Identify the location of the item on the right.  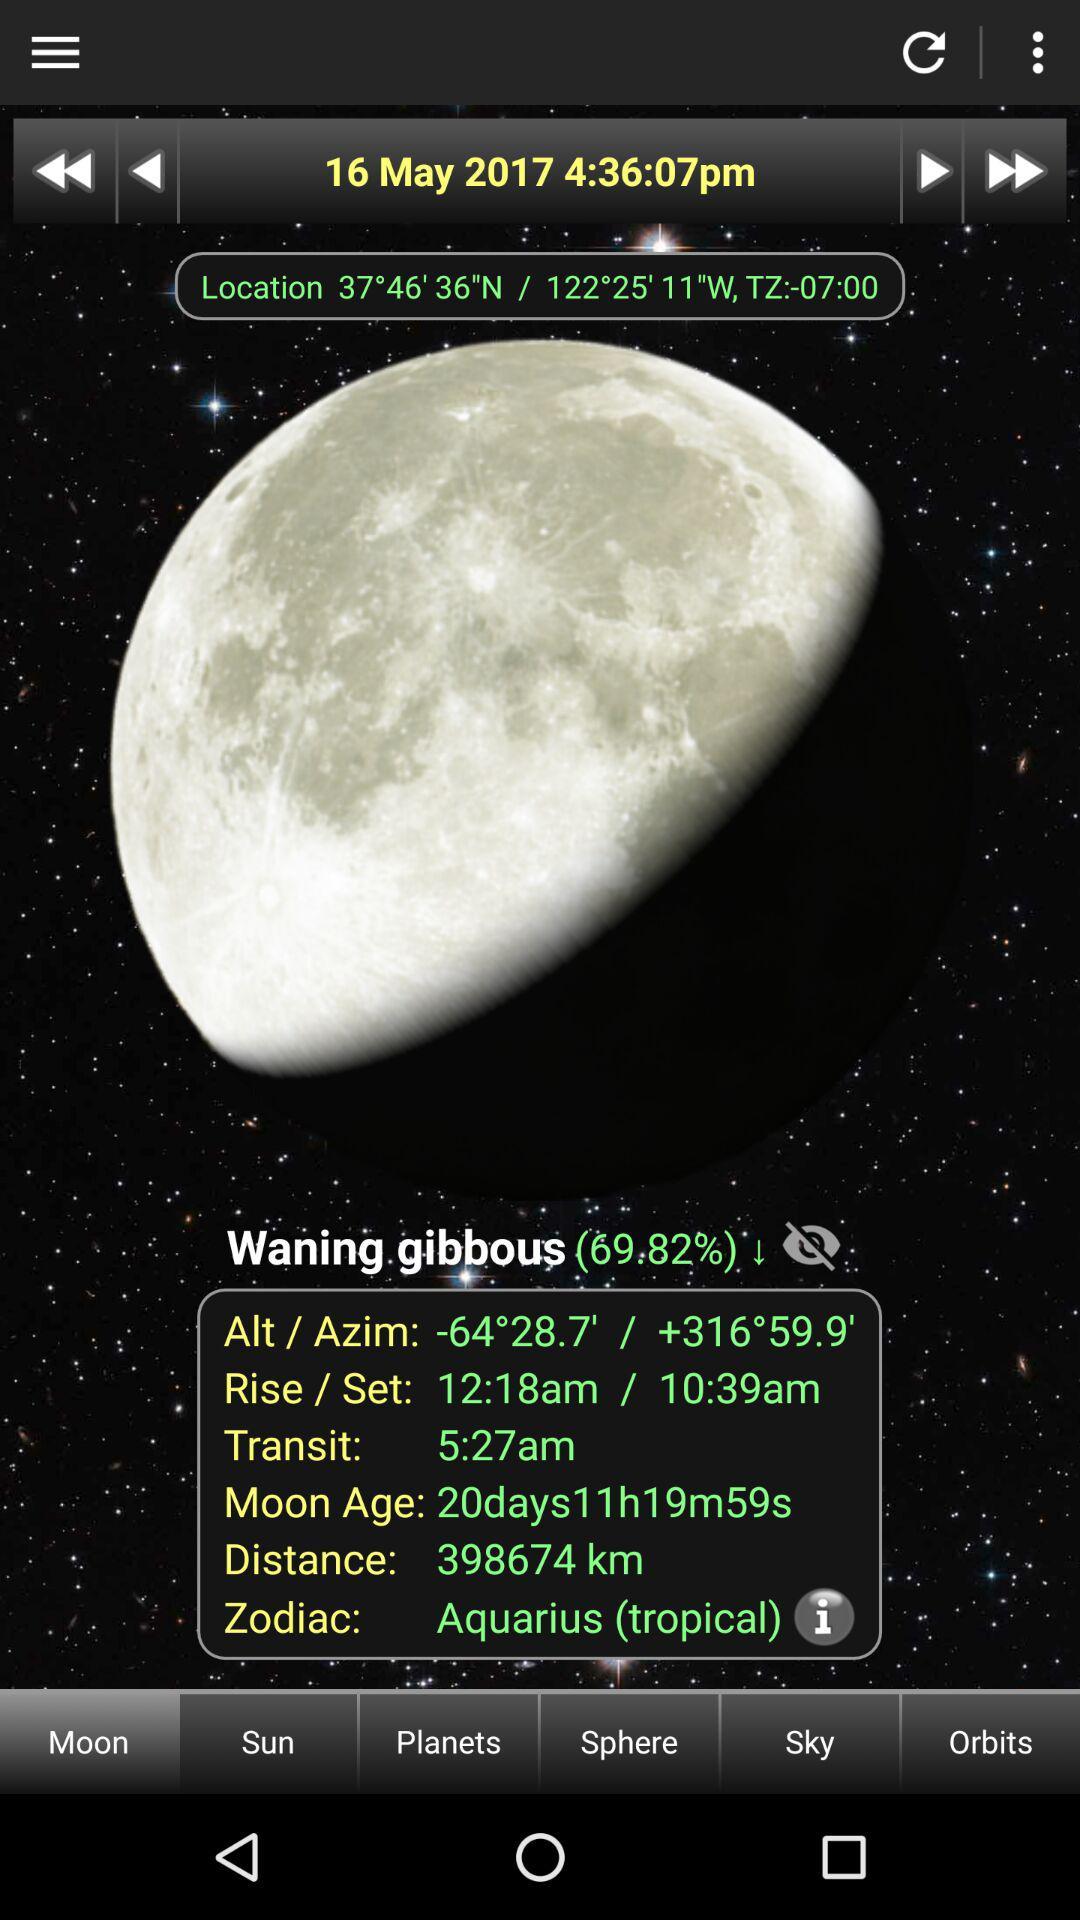
(811, 1243).